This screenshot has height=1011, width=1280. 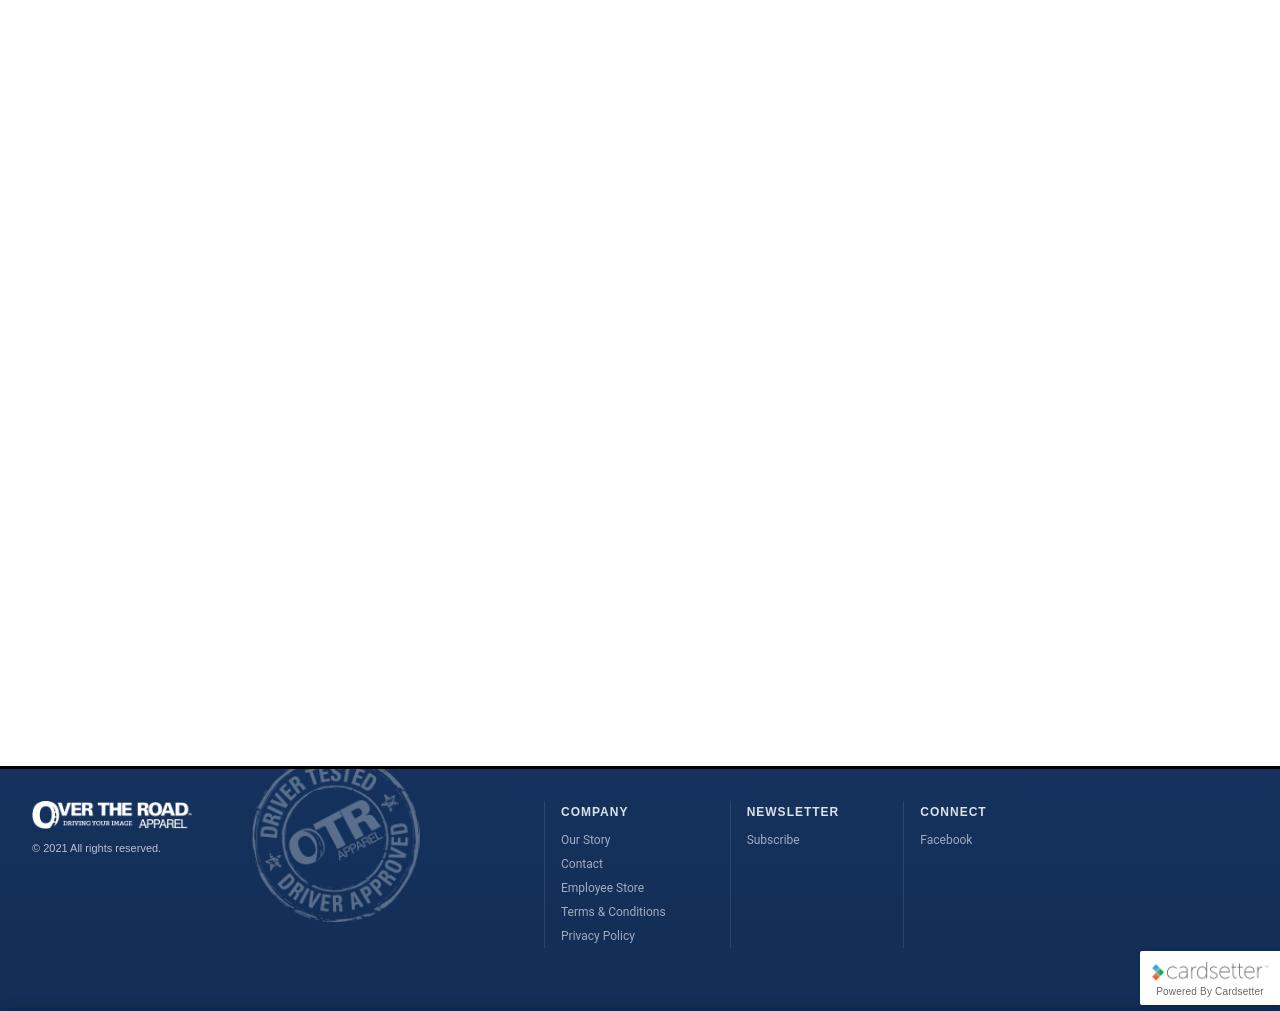 What do you see at coordinates (771, 838) in the screenshot?
I see `'Subscribe'` at bounding box center [771, 838].